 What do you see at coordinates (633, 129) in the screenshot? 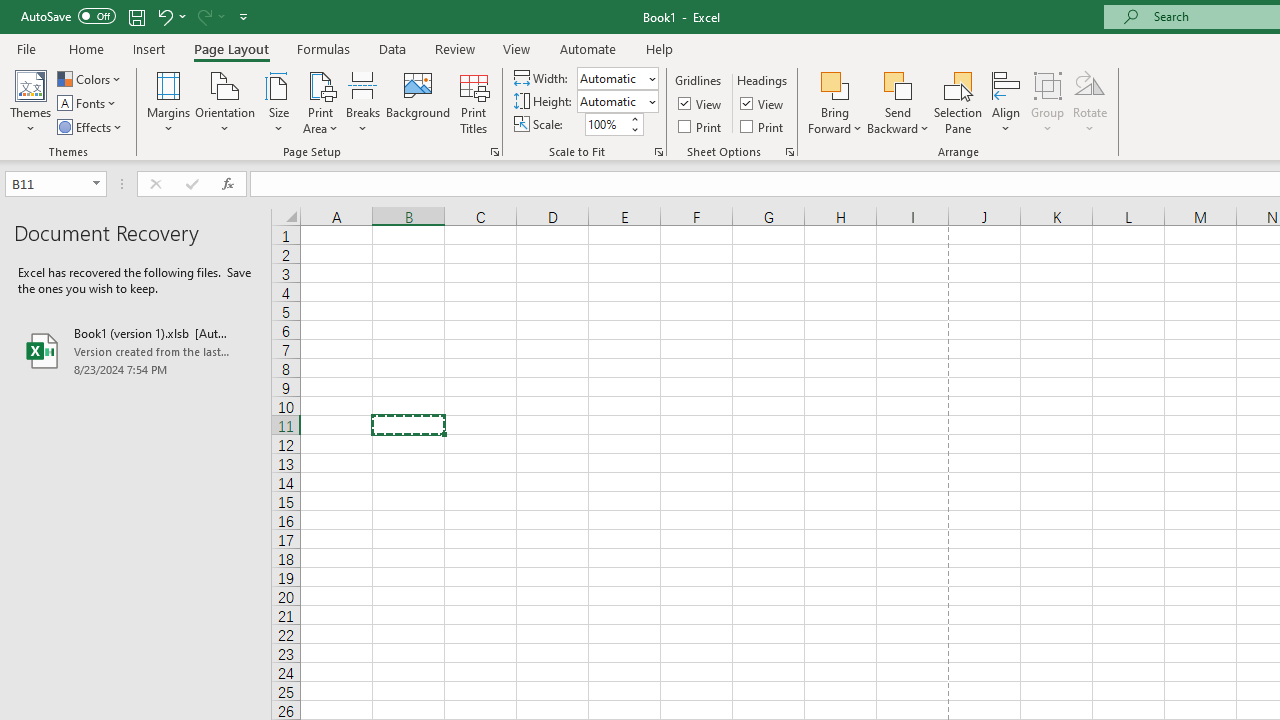
I see `'Less'` at bounding box center [633, 129].